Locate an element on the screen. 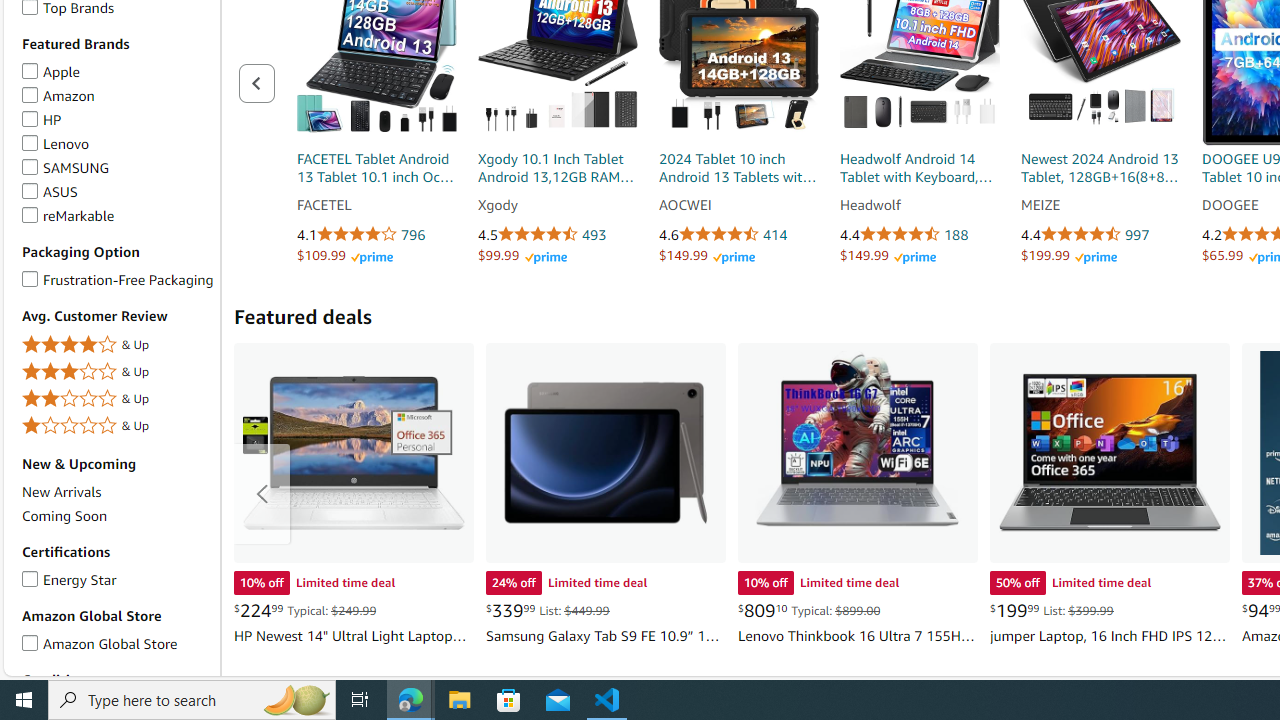 This screenshot has width=1280, height=720. 'ASUS ASUS' is located at coordinates (49, 191).